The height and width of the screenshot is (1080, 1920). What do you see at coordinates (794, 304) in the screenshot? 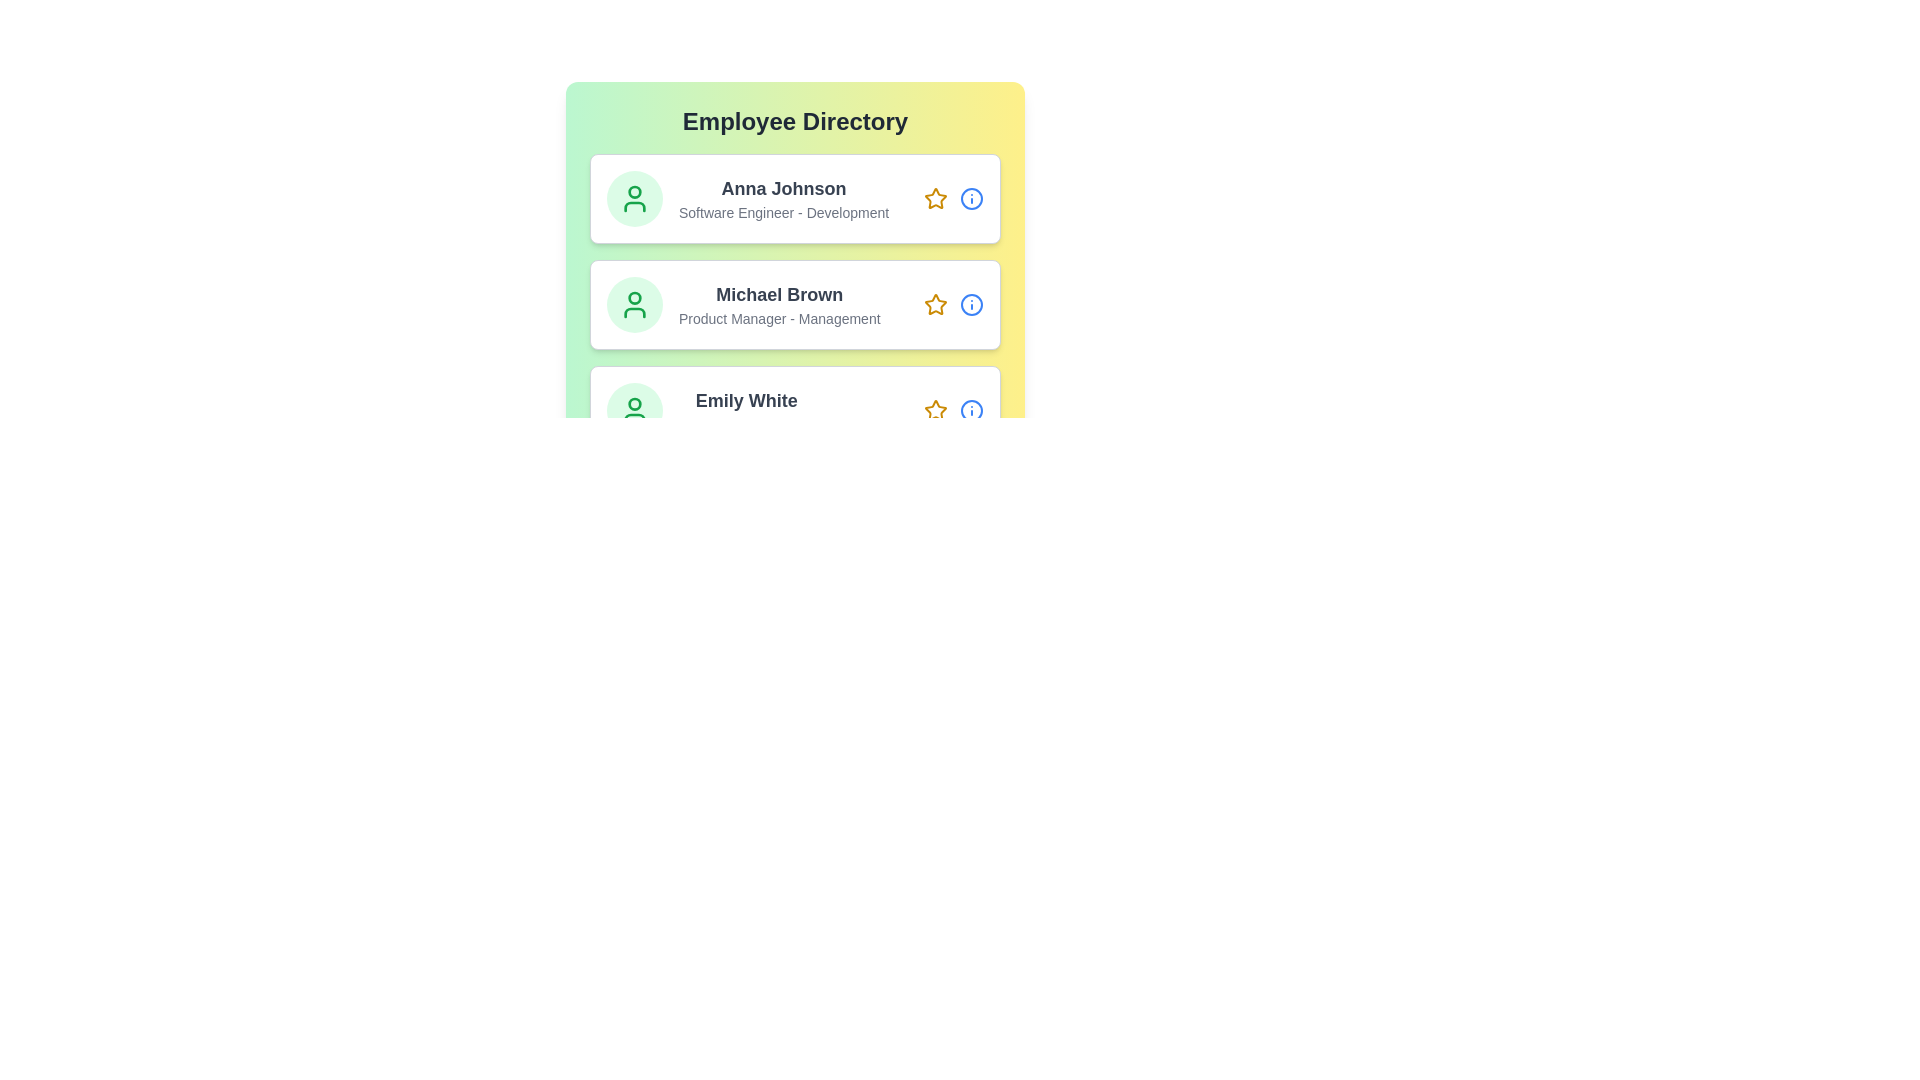
I see `the card of the employee with name Michael Brown` at bounding box center [794, 304].